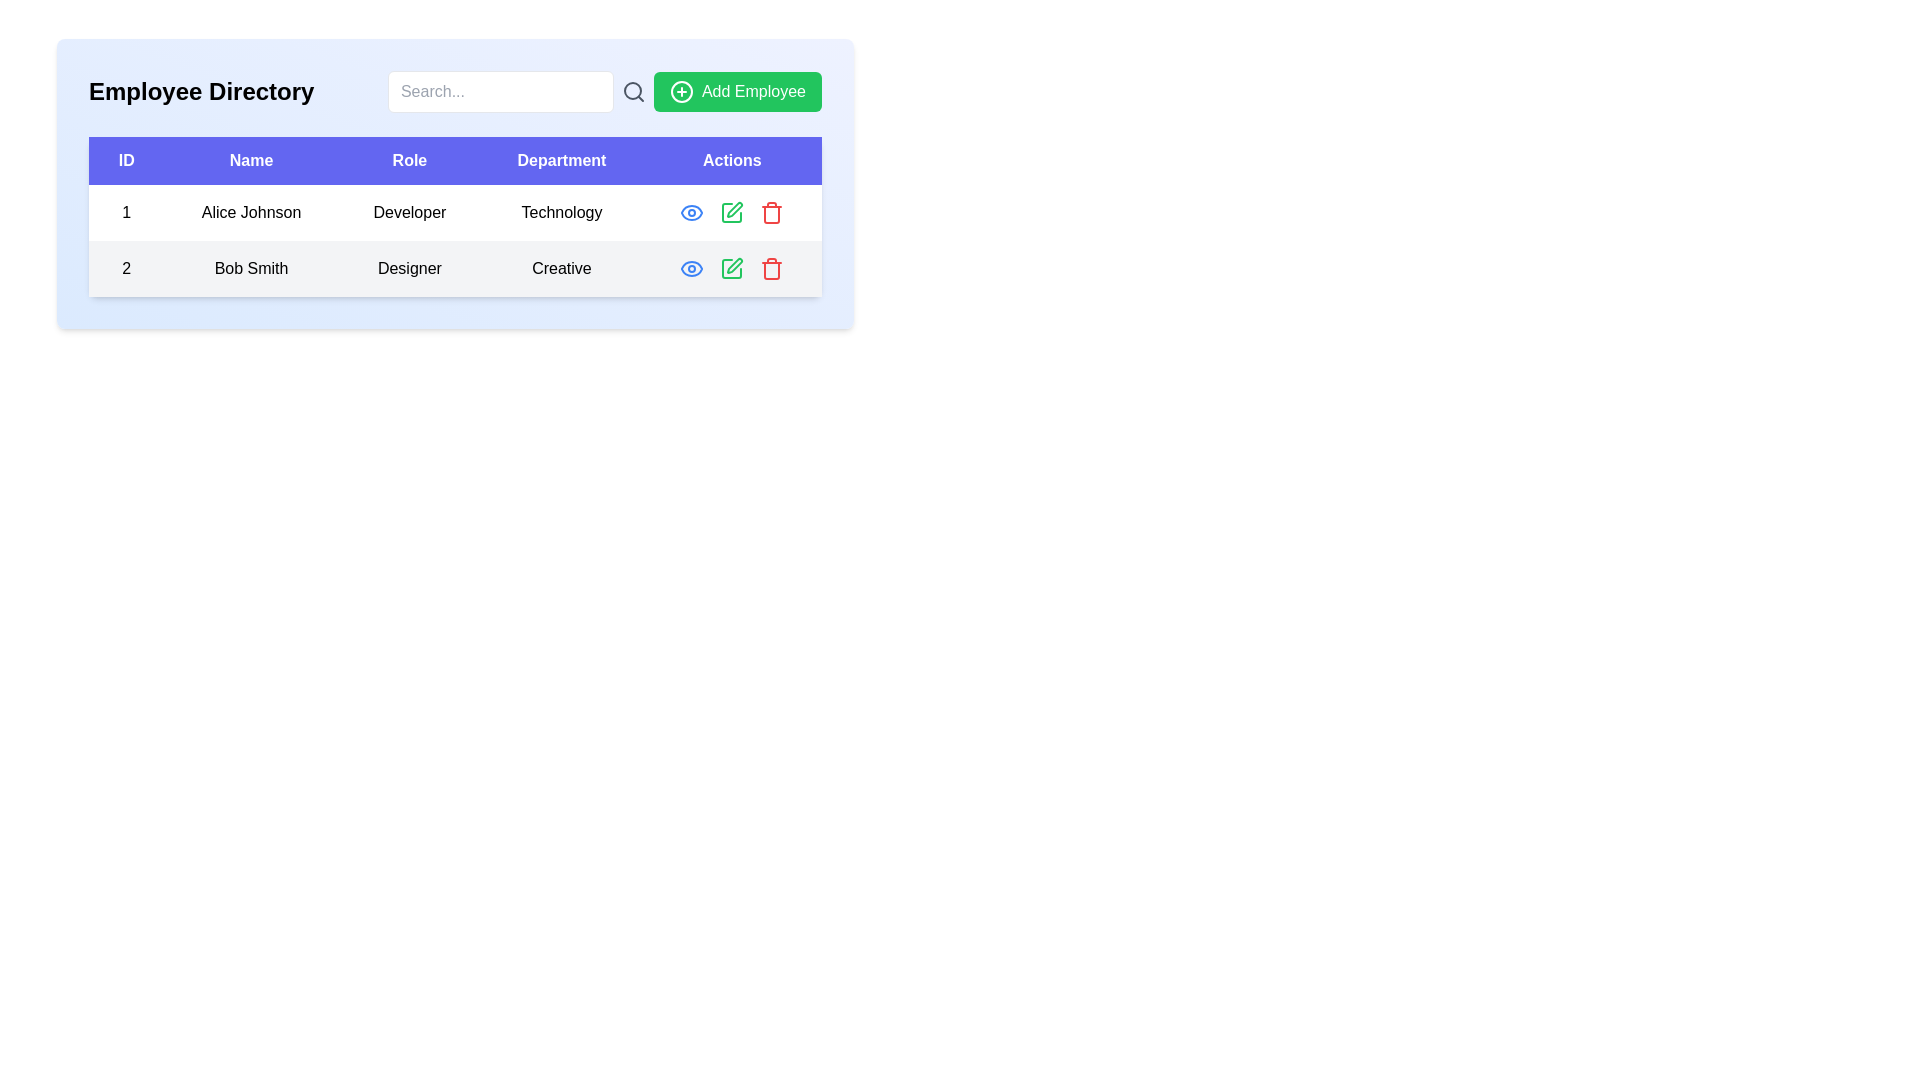 This screenshot has width=1920, height=1080. I want to click on the text element displaying the name 'Alice Johnson' in the 'Name' column of the employee directory table, so click(250, 212).